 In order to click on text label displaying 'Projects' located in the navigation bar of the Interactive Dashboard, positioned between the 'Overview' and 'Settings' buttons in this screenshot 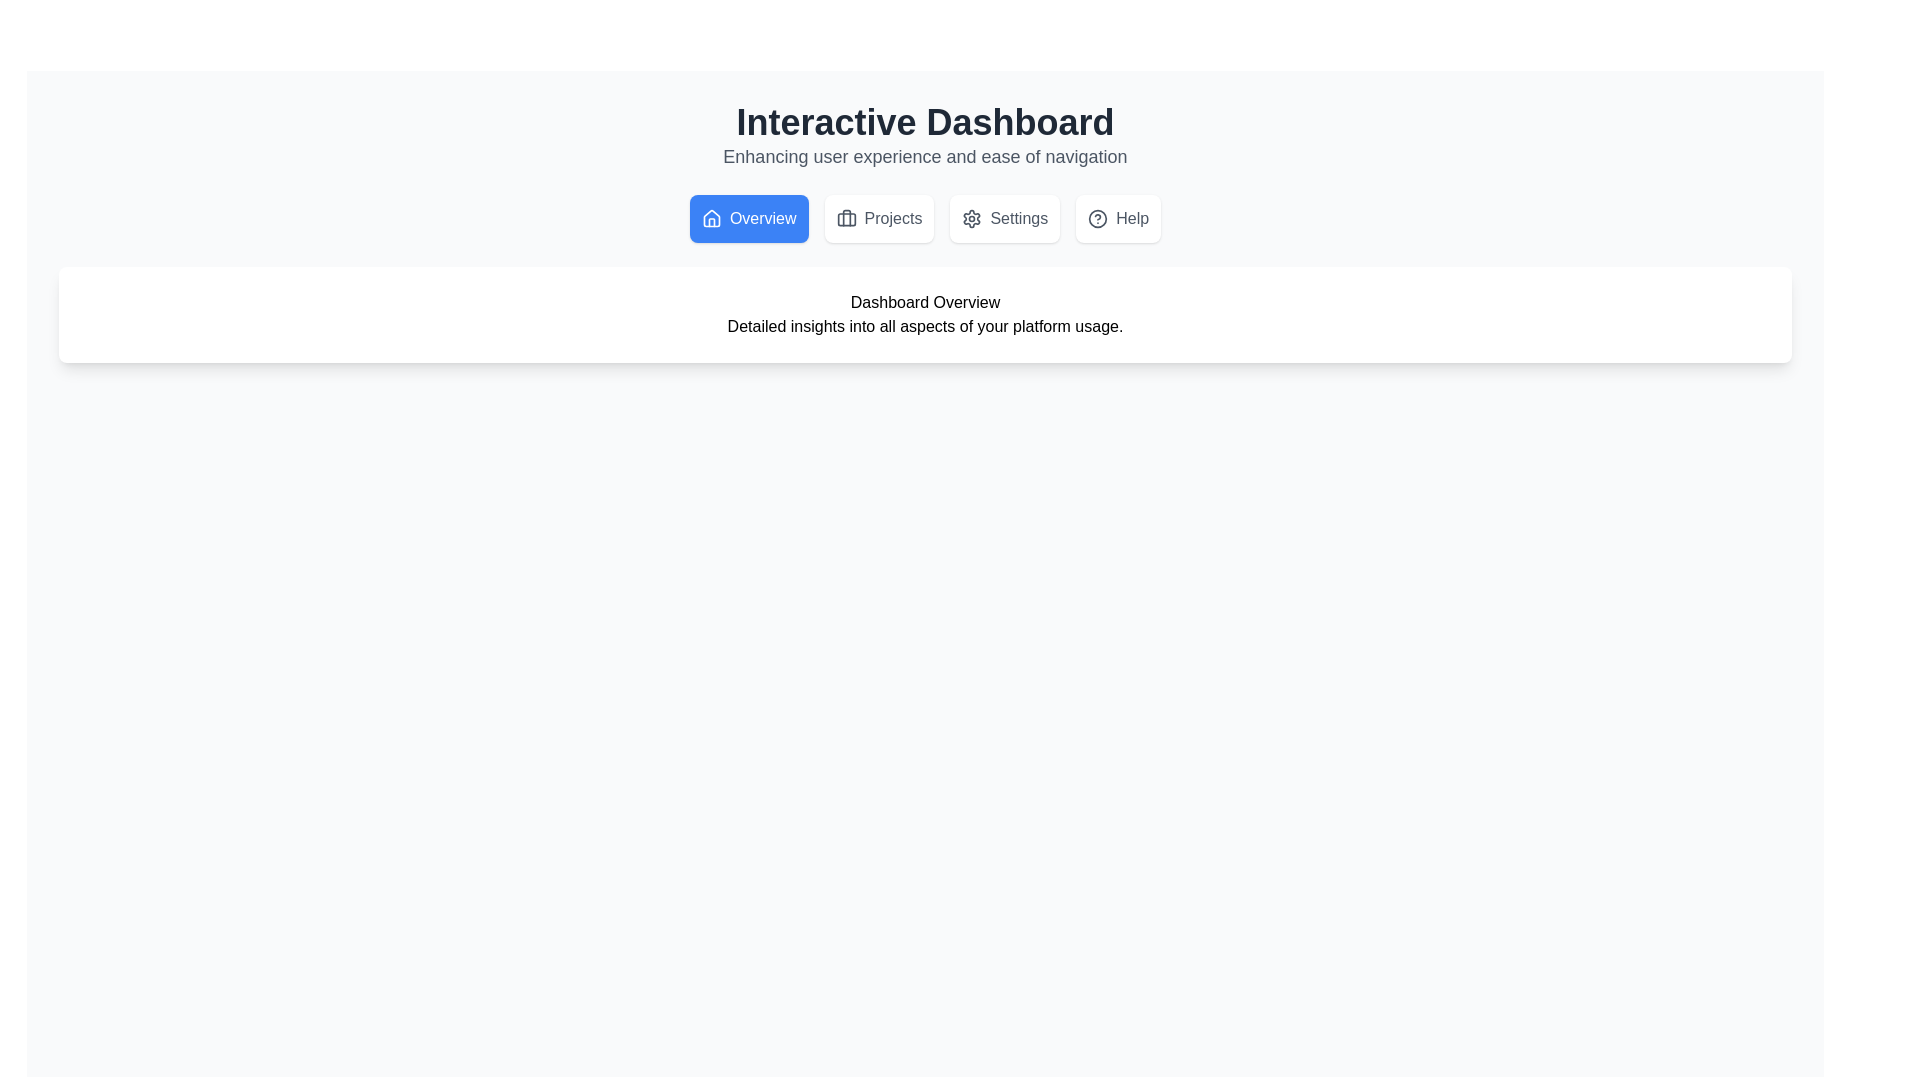, I will do `click(892, 219)`.